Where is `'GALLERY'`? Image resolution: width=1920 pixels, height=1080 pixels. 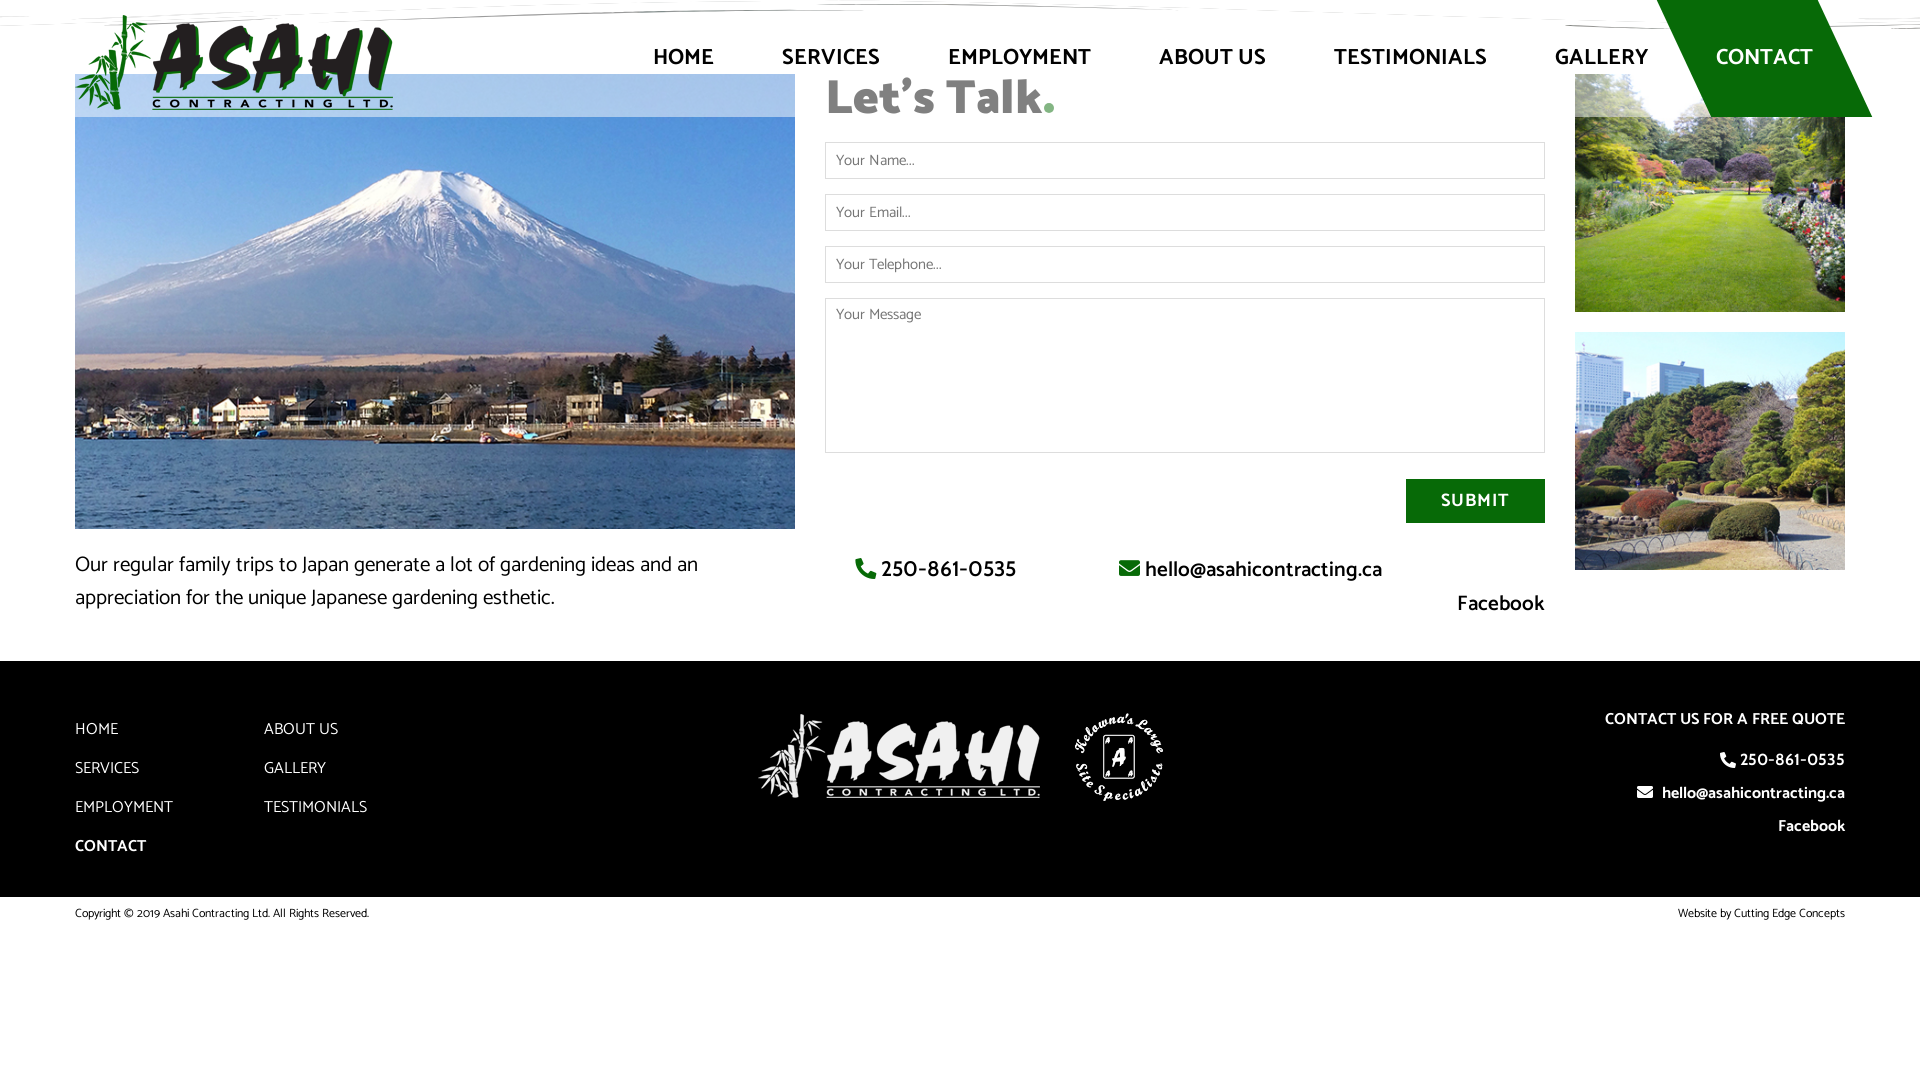 'GALLERY' is located at coordinates (293, 767).